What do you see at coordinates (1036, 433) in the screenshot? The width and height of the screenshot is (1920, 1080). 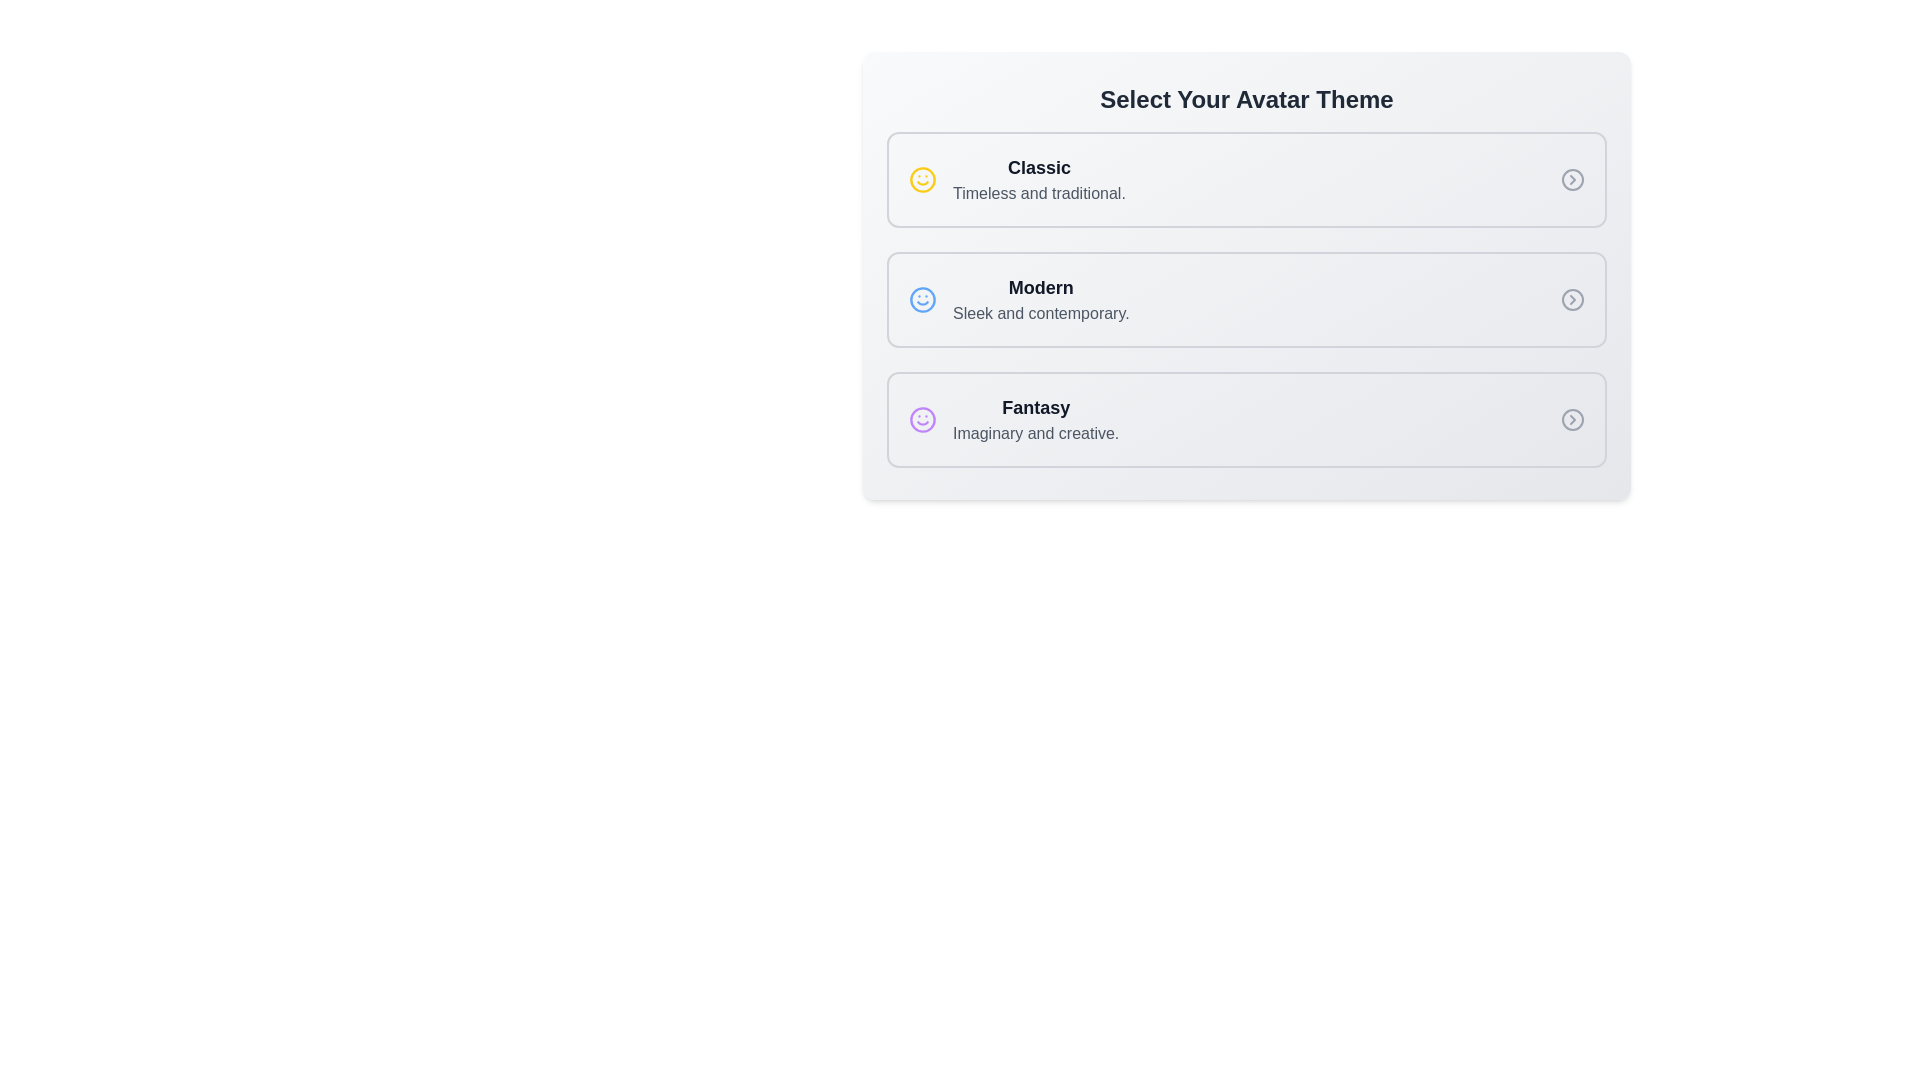 I see `the text label 'Imaginary and creative.'` at bounding box center [1036, 433].